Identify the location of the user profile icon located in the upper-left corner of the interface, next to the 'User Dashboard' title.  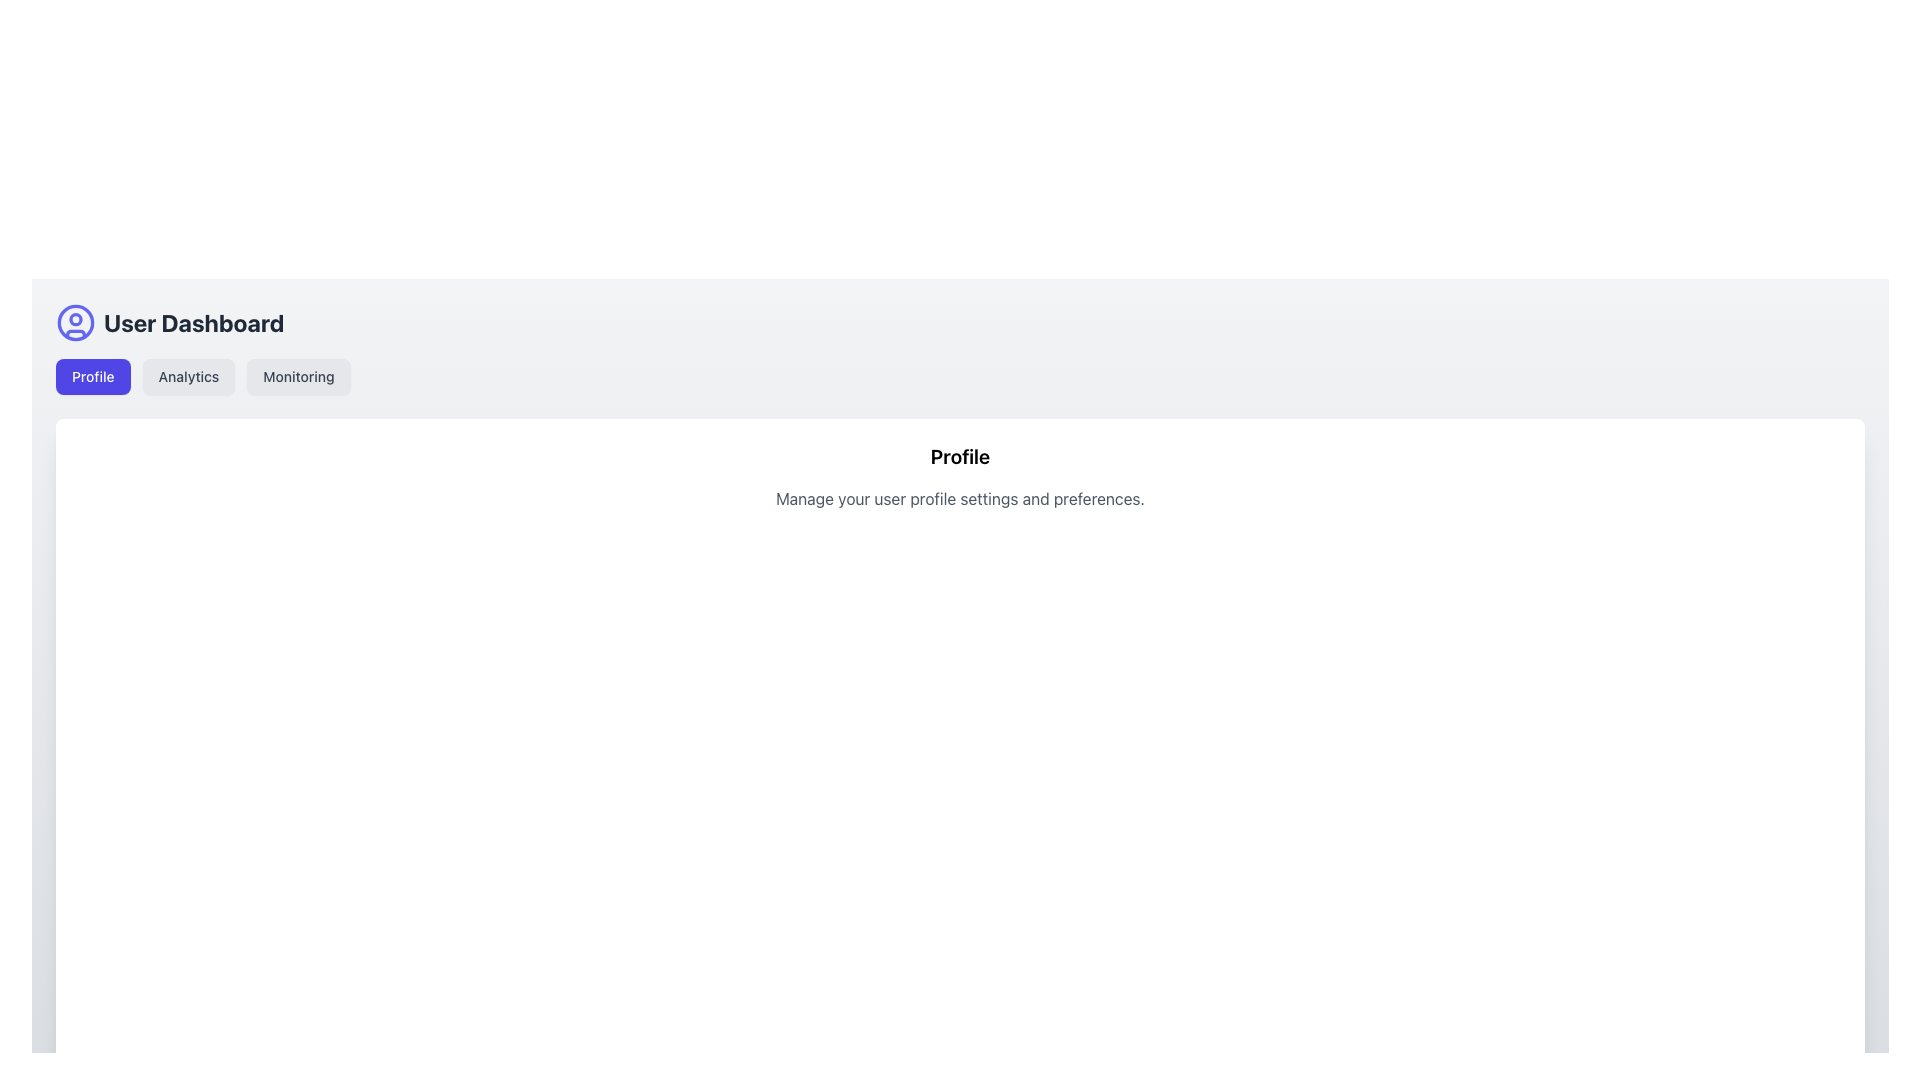
(76, 322).